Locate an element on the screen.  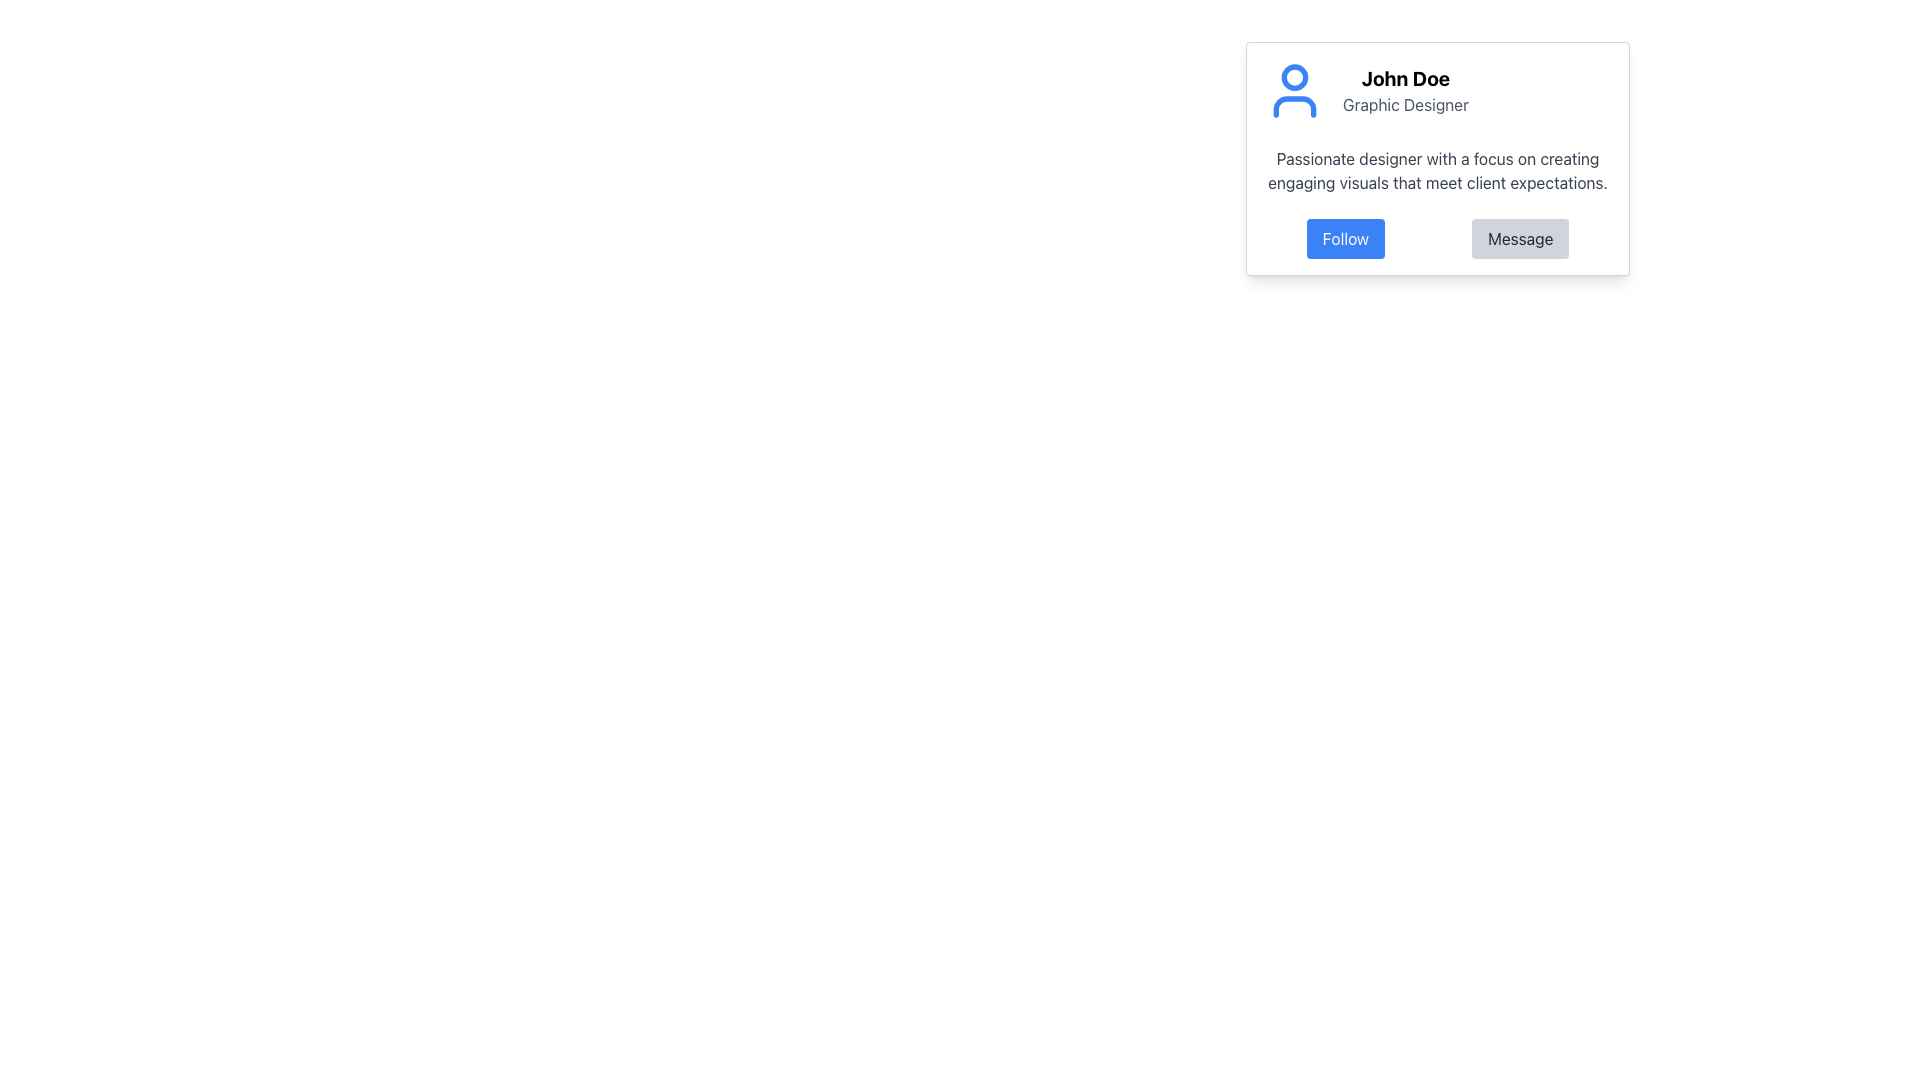
text from the text box located within the profile card, positioned below the 'Graphic Designer' title and above the 'Follow' and 'Message' buttons is located at coordinates (1437, 169).